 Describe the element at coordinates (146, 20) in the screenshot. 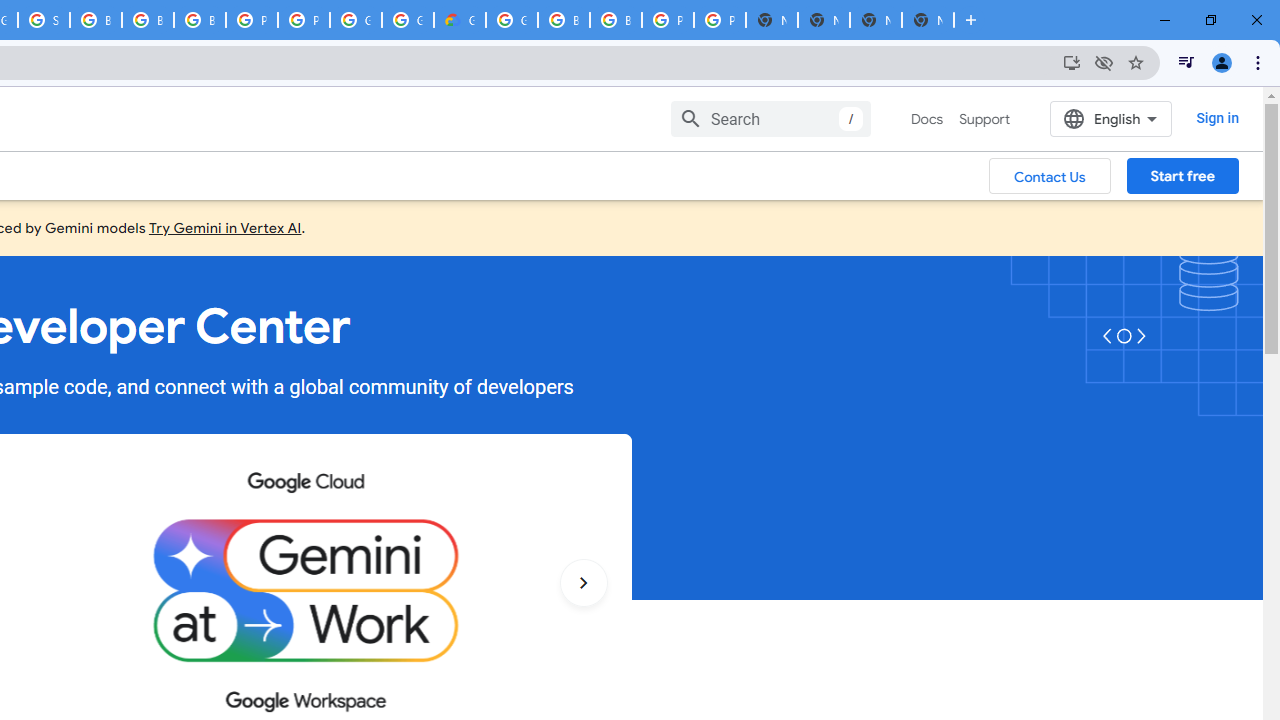

I see `'Browse Chrome as a guest - Computer - Google Chrome Help'` at that location.